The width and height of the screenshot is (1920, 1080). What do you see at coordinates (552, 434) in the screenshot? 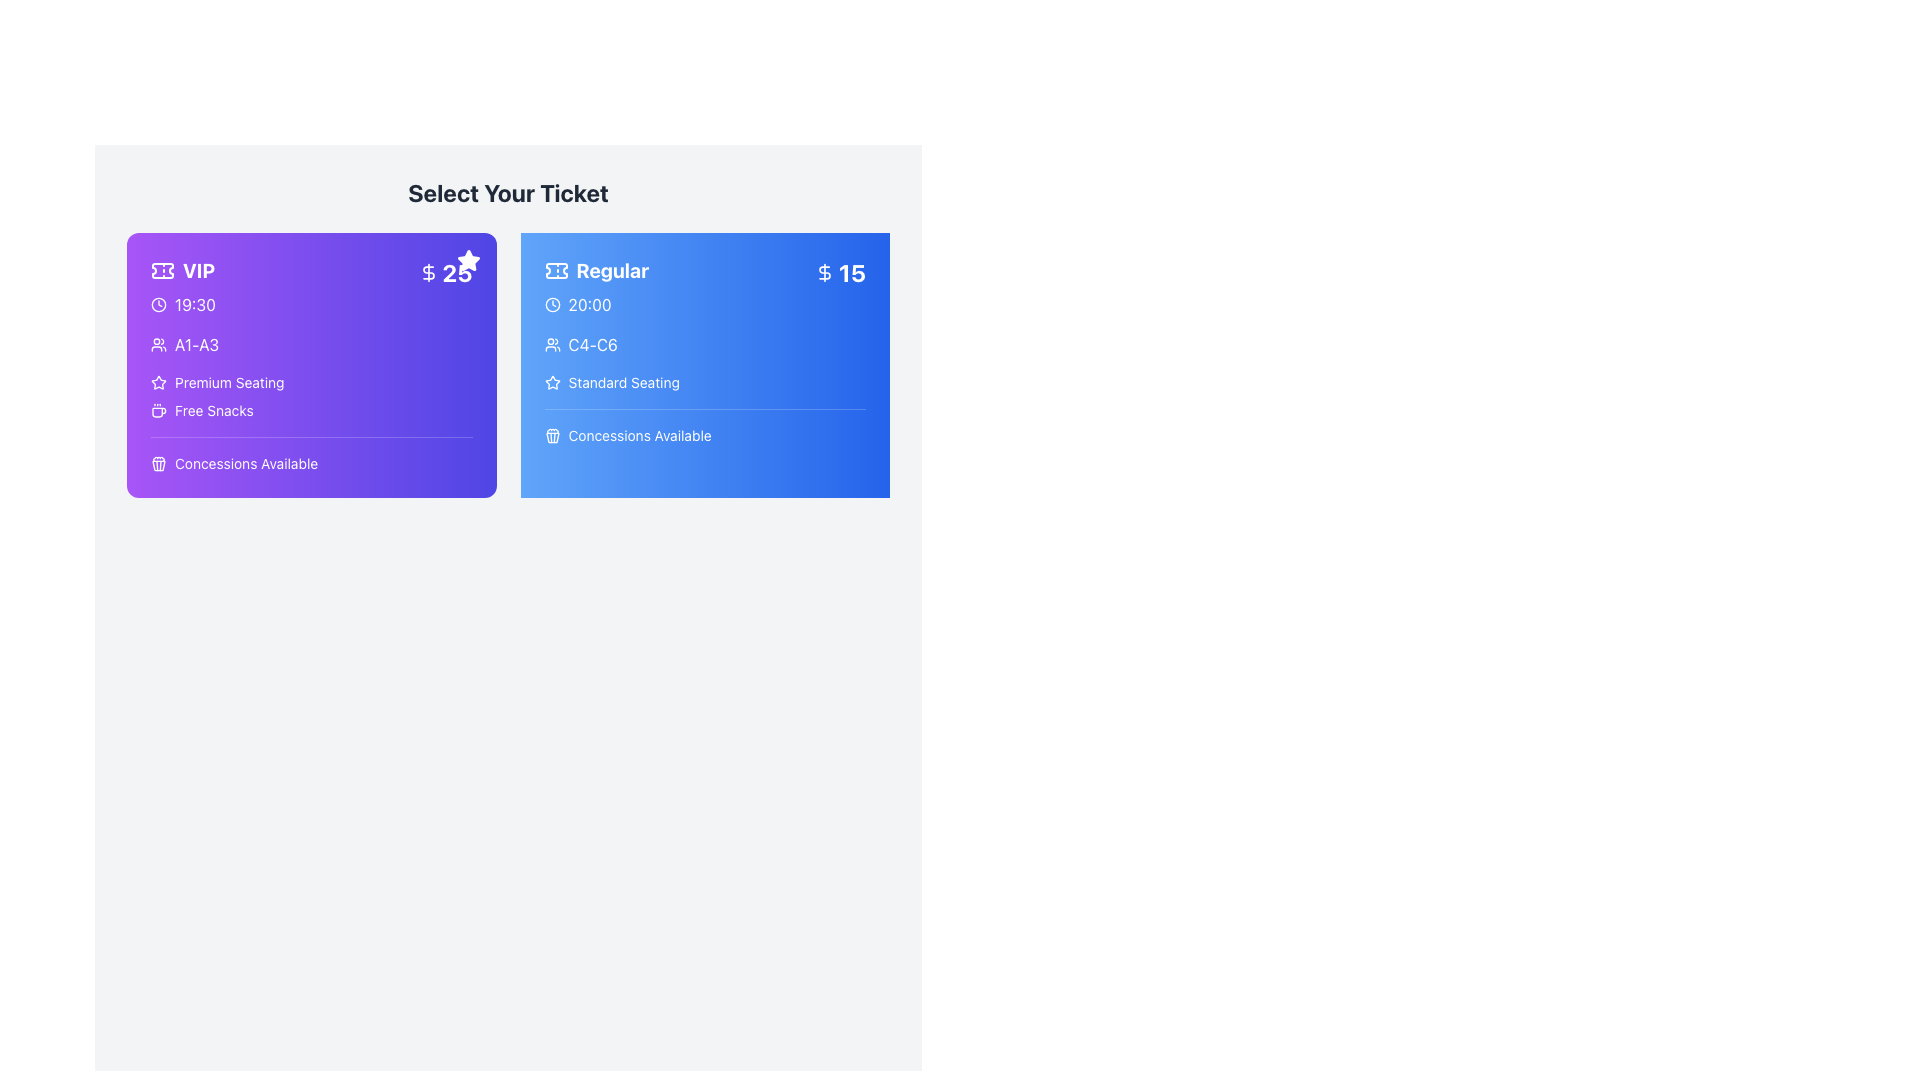
I see `the concessions availability icon located within the blue card labeled 'Regular', which enhances the visual communication of the text 'Concessions Available'` at bounding box center [552, 434].